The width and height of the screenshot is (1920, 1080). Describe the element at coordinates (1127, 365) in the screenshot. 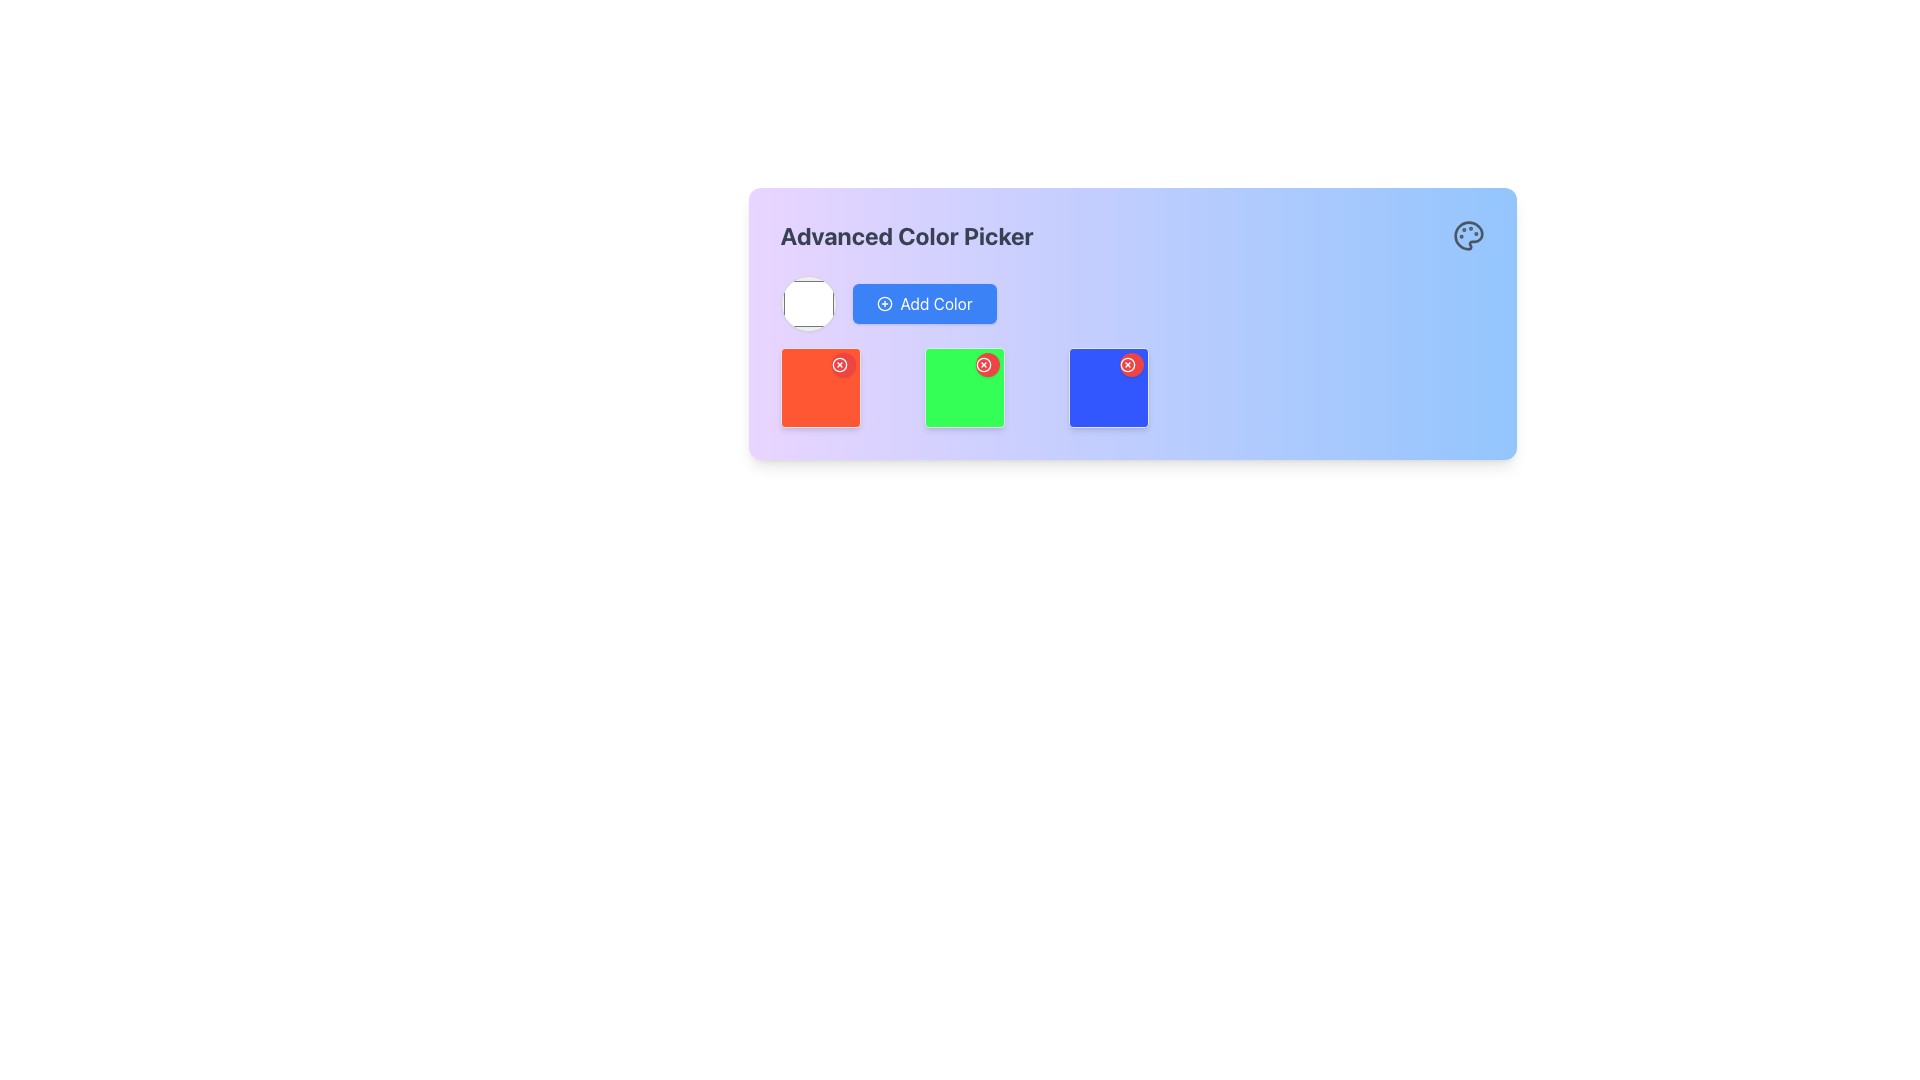

I see `the delete button located at the top right corner of the blue square in the third column of the color picker` at that location.